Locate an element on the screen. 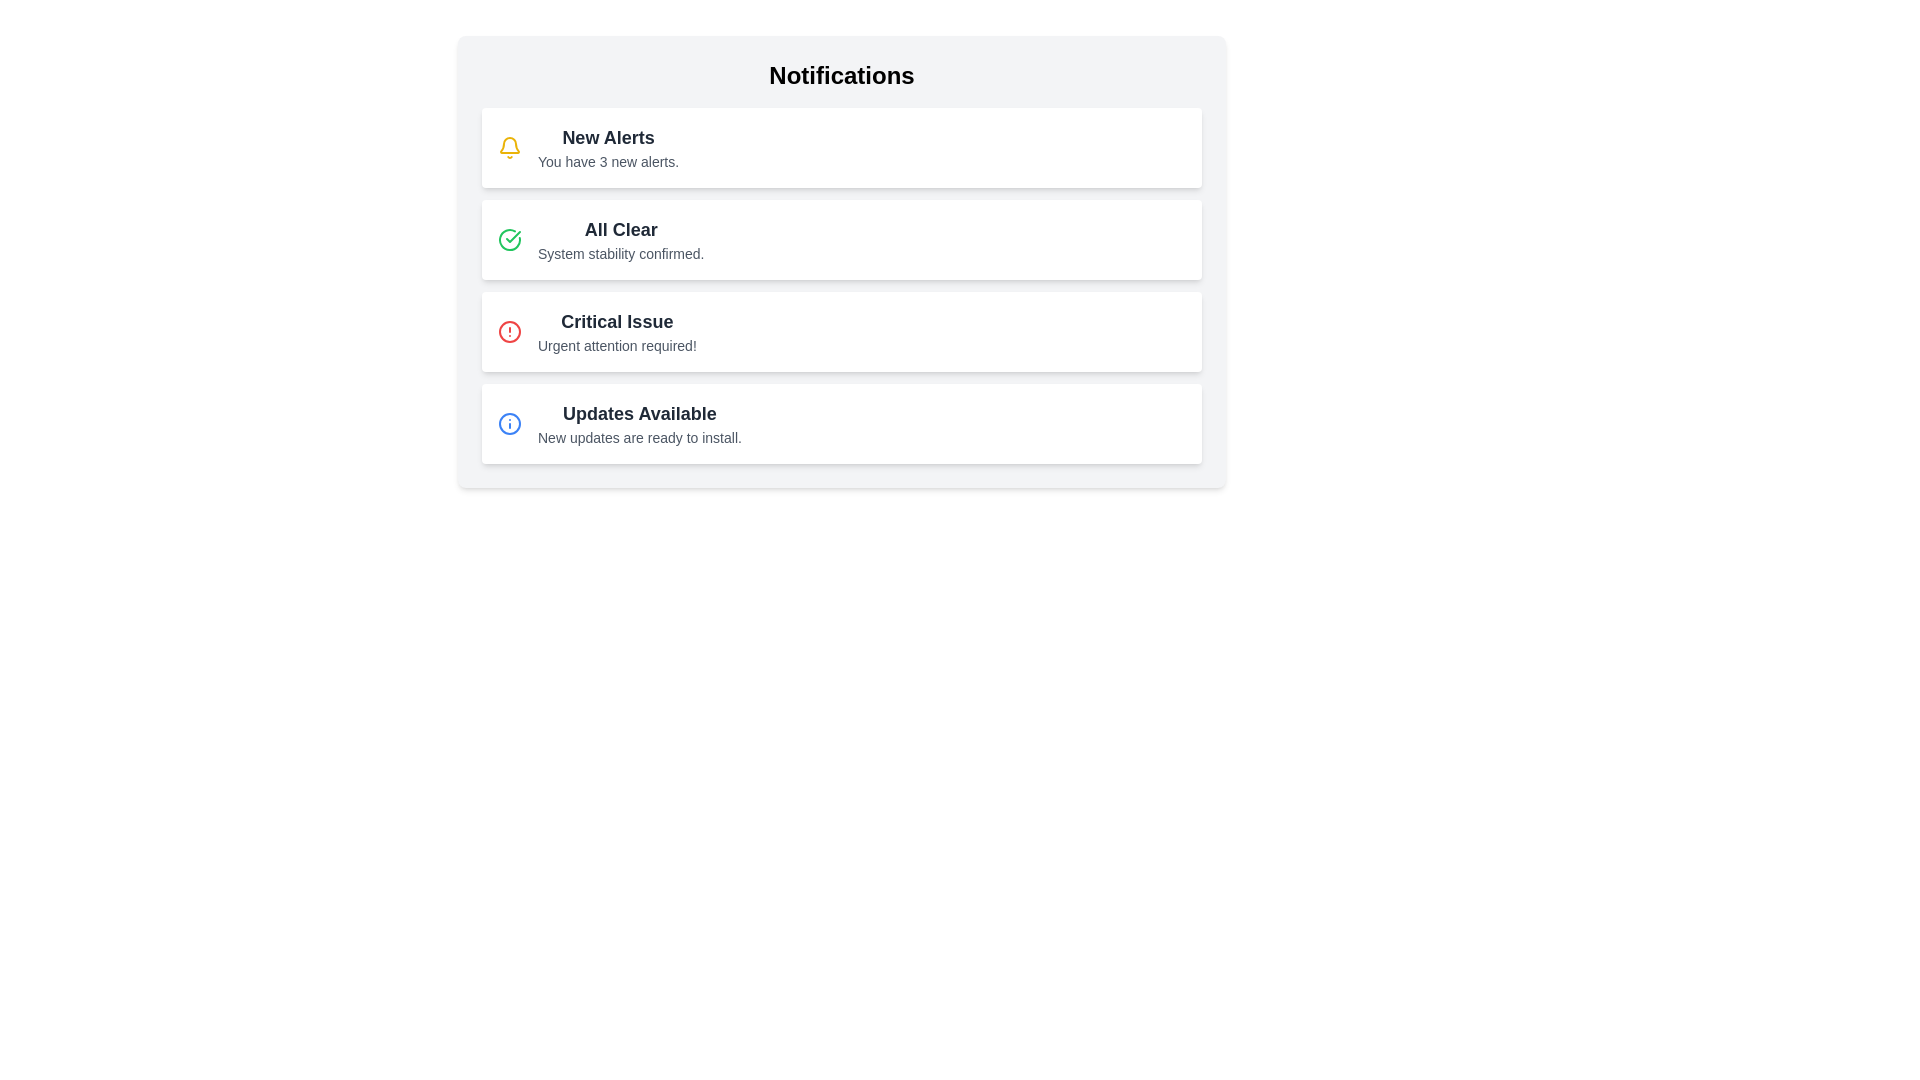 Image resolution: width=1920 pixels, height=1080 pixels. the Info icon located in the 'Updates Available' section of the notification panel, which indicates information or updates requiring user attention is located at coordinates (509, 423).